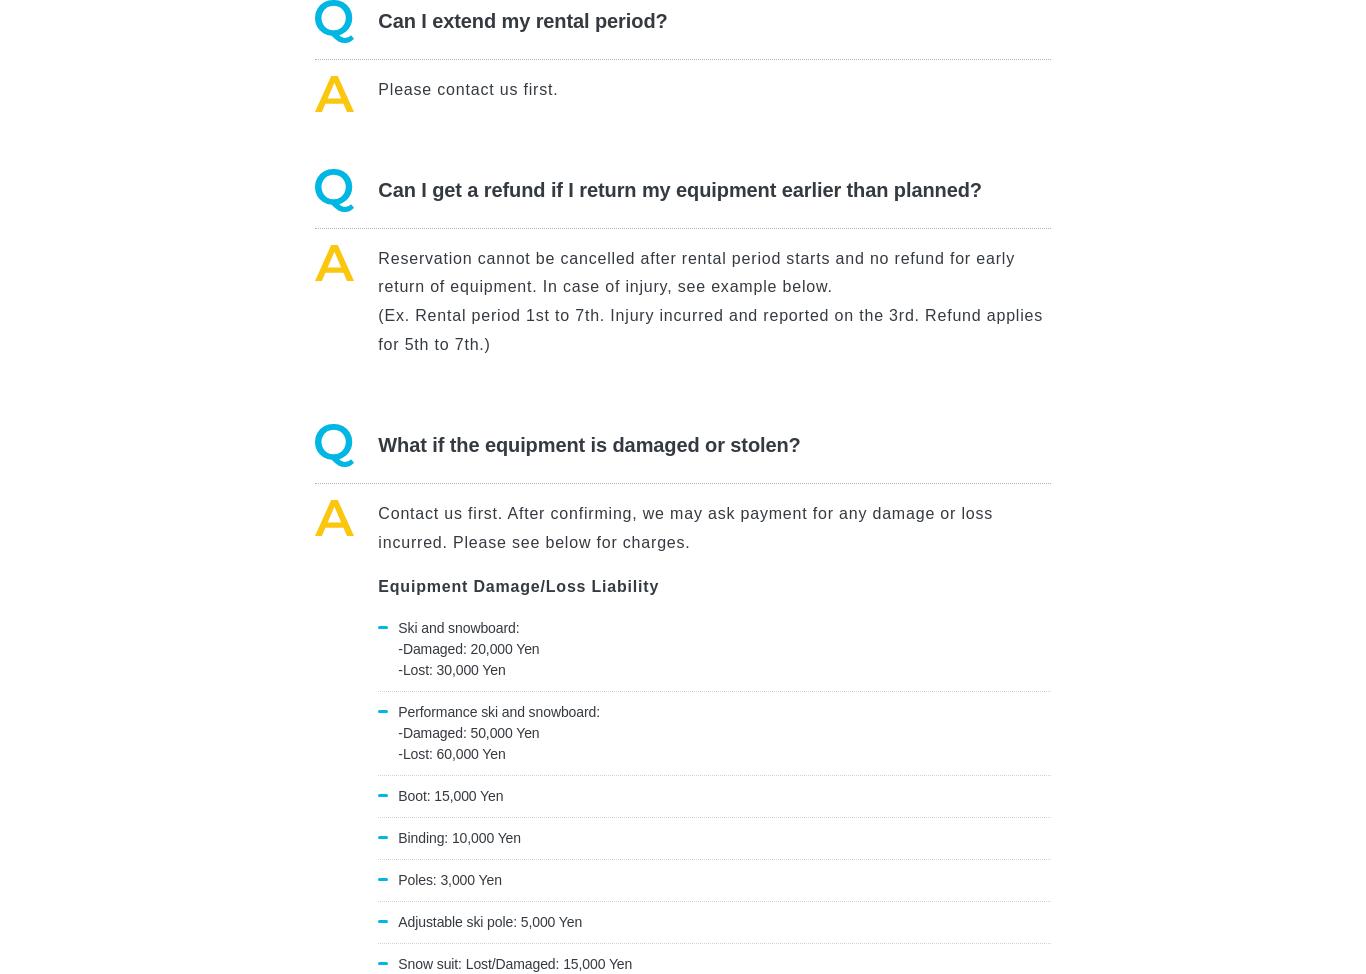 Image resolution: width=1366 pixels, height=974 pixels. Describe the element at coordinates (250, 520) in the screenshot. I see `'Kita 10 Jo Nishi 16 Chome 28 Takushoku 2F, Chuo-ku, Sapporo, Hokkaido, JAPAN 060-0010'` at that location.